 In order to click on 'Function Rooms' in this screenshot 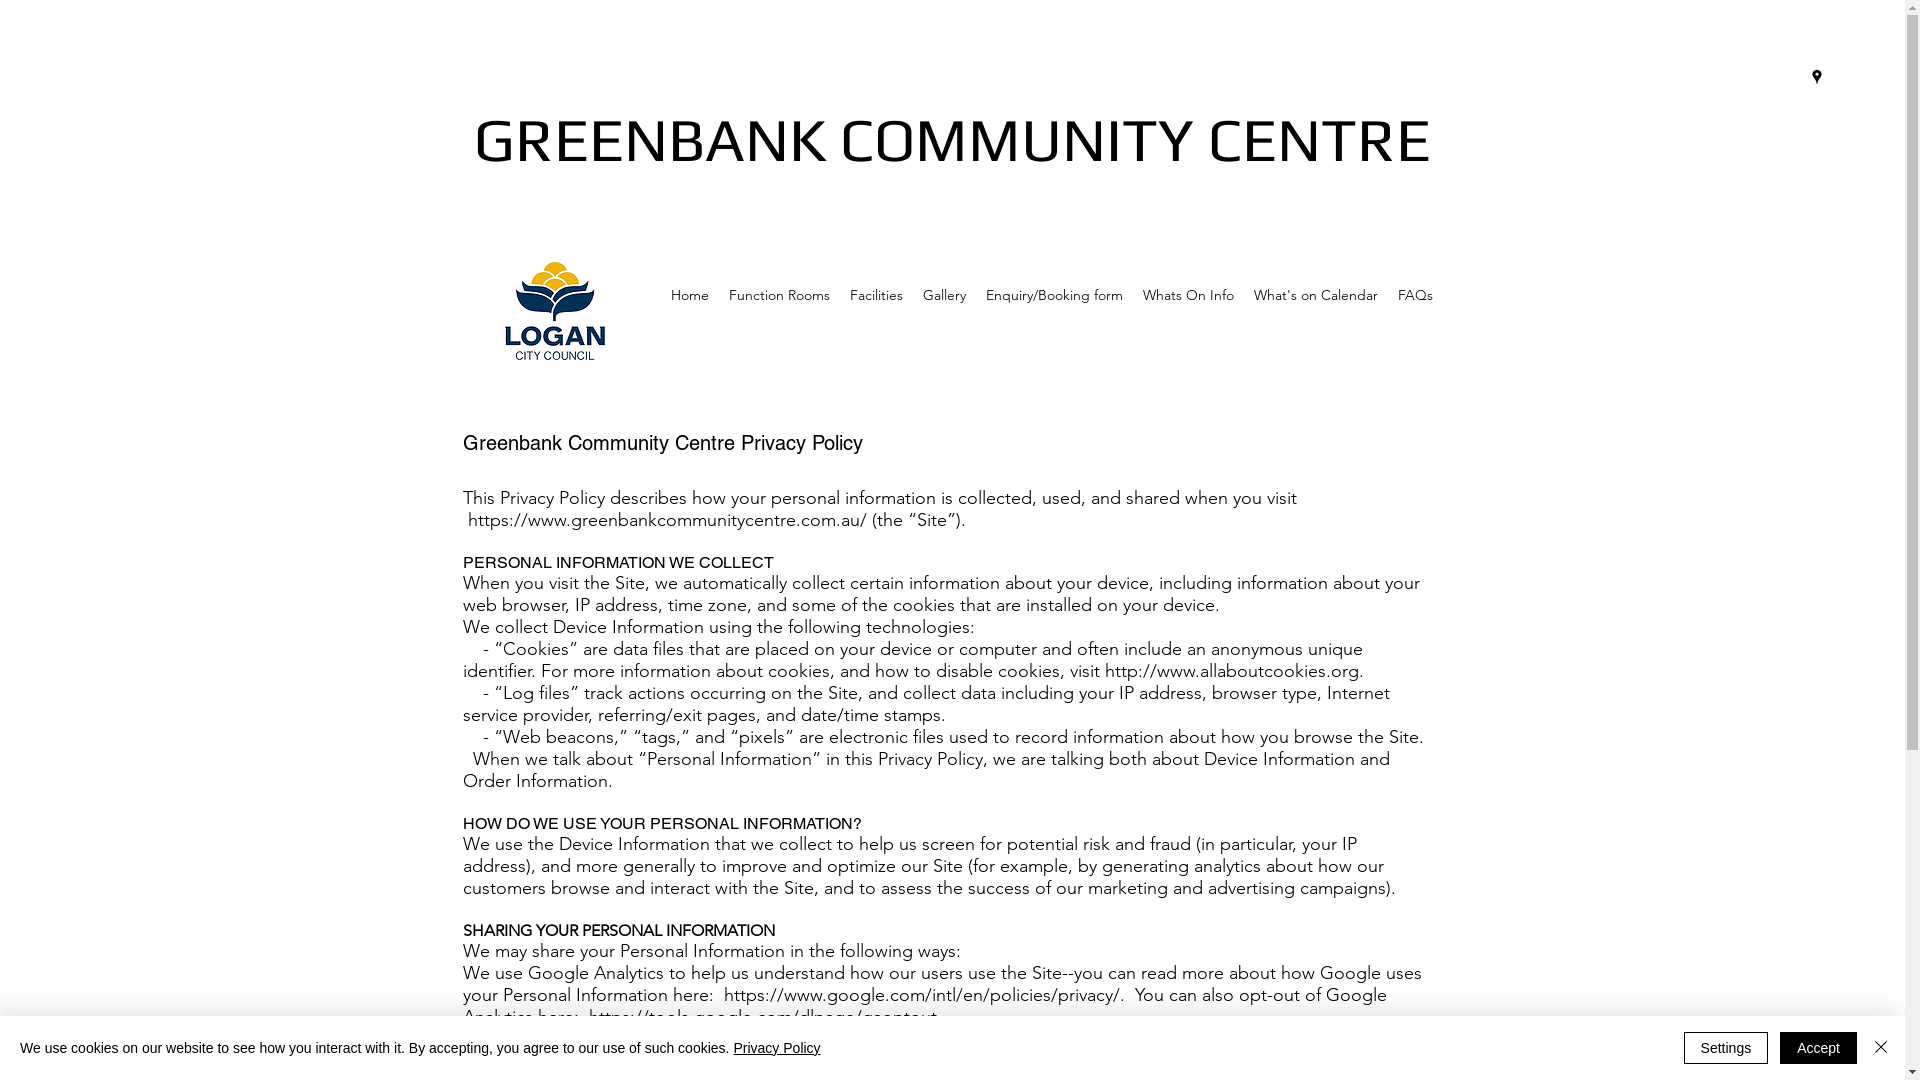, I will do `click(777, 294)`.